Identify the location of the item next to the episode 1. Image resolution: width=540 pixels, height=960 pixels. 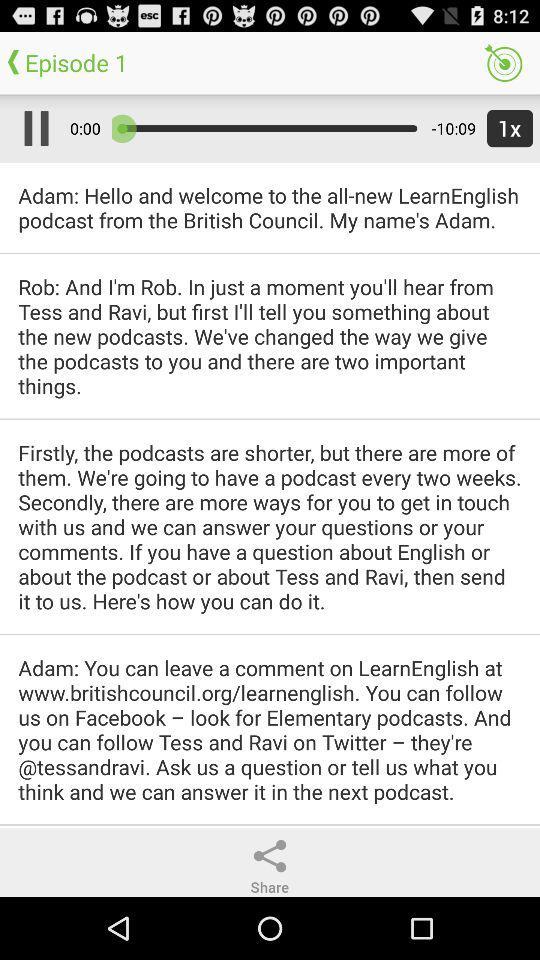
(502, 62).